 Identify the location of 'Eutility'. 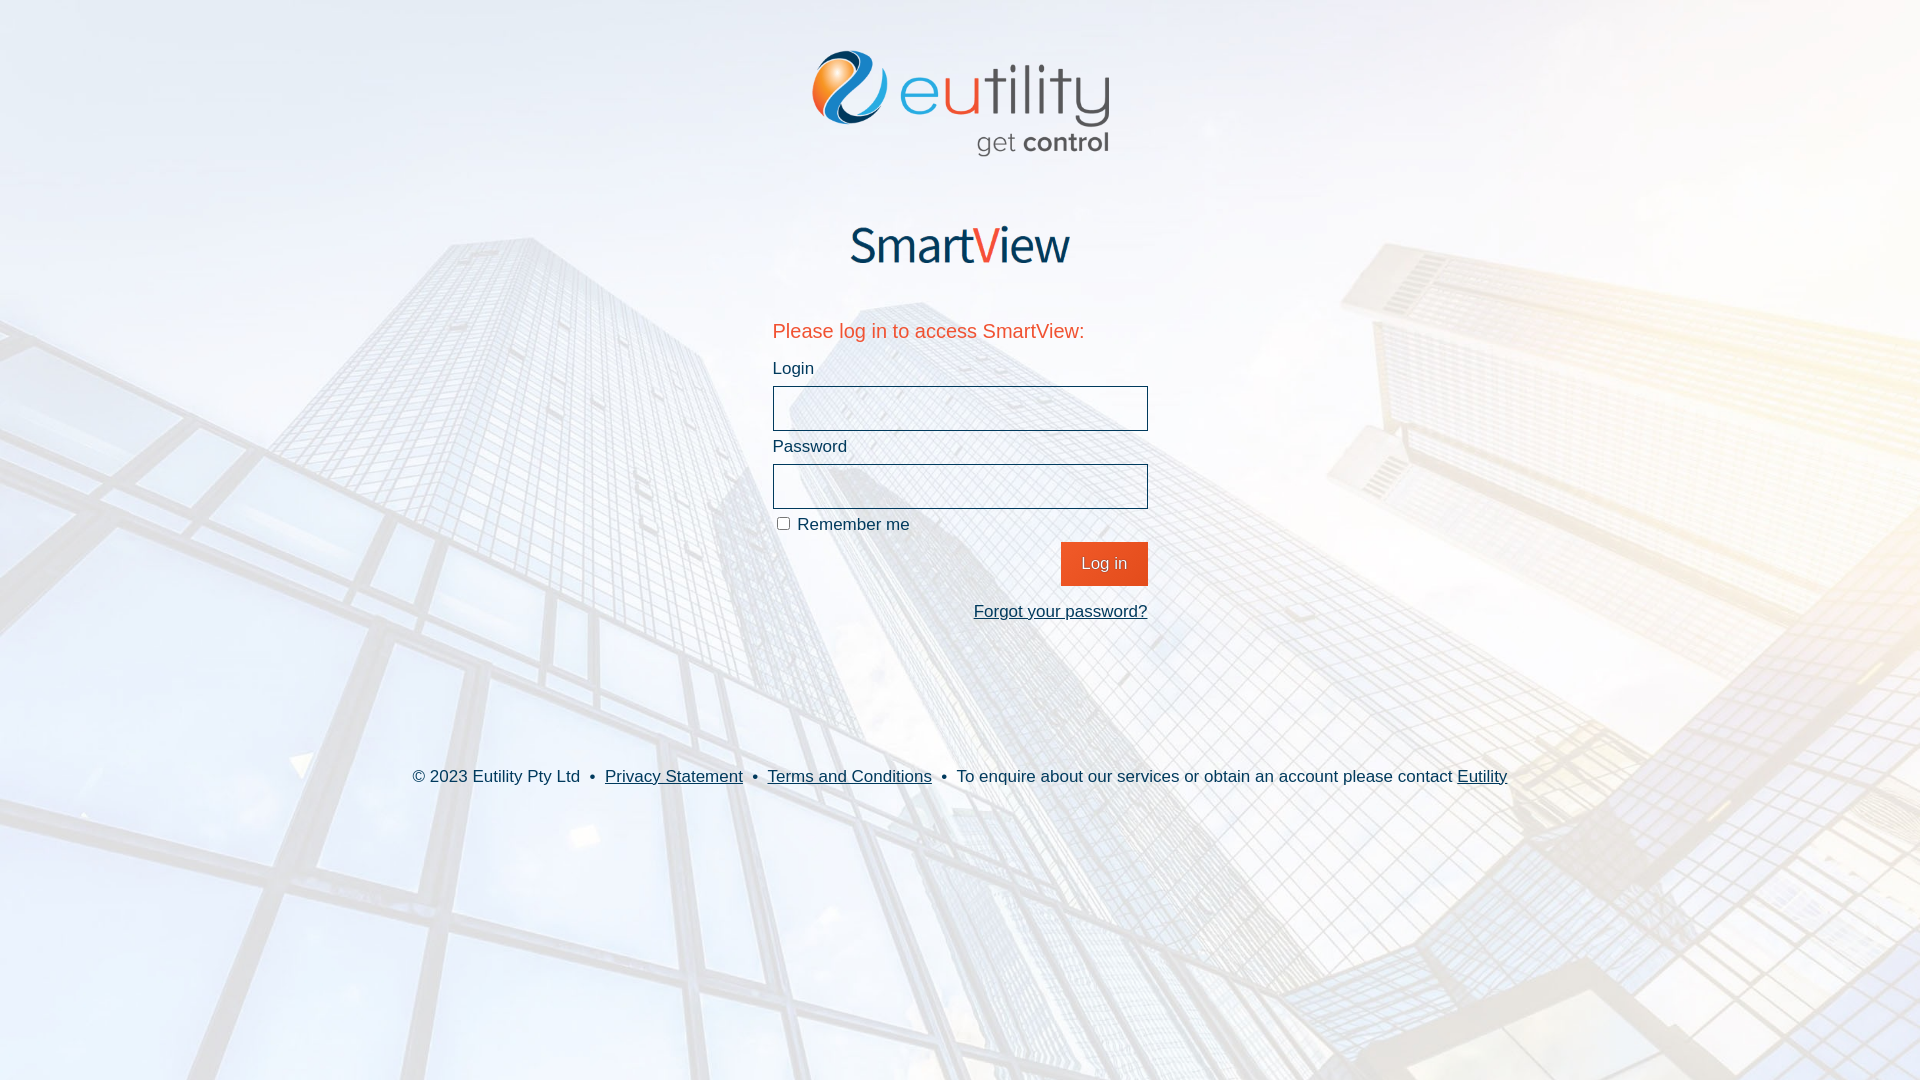
(1457, 774).